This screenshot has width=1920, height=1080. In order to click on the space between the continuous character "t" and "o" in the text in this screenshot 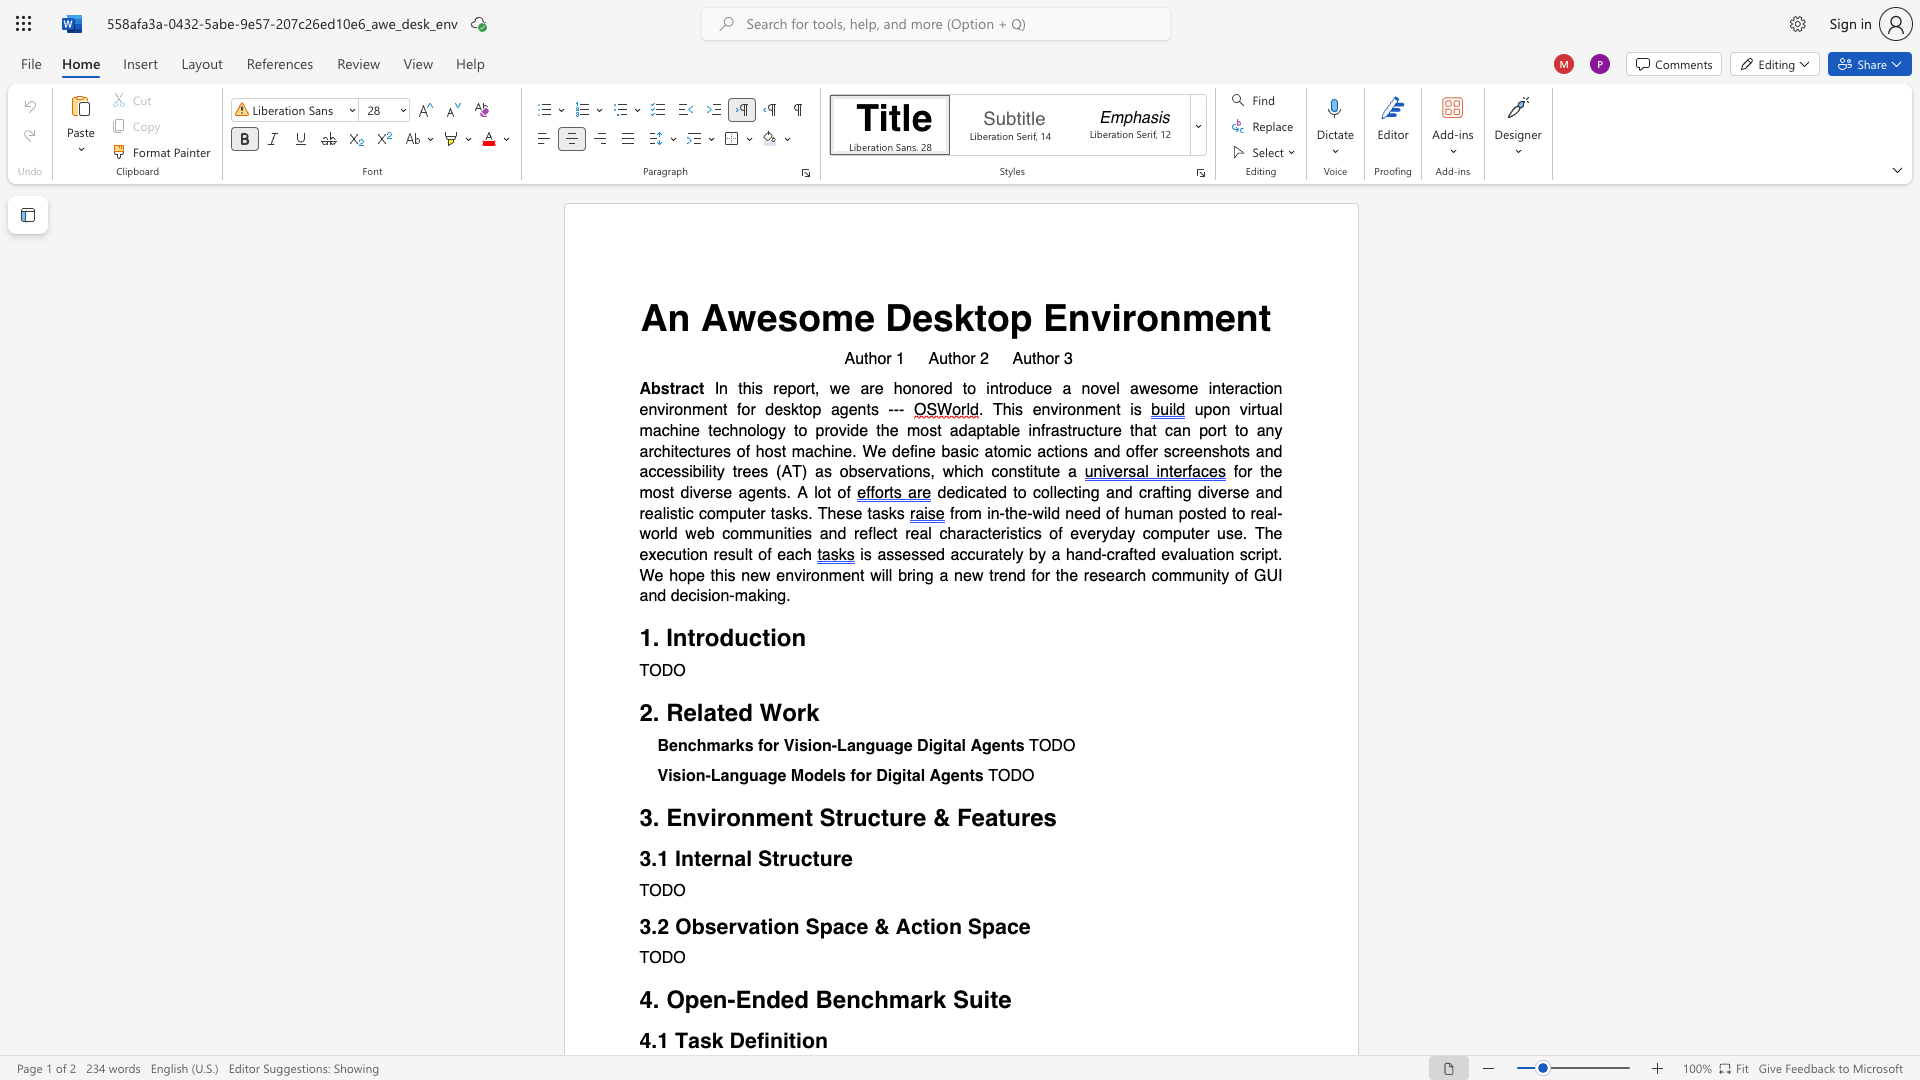, I will do `click(989, 316)`.